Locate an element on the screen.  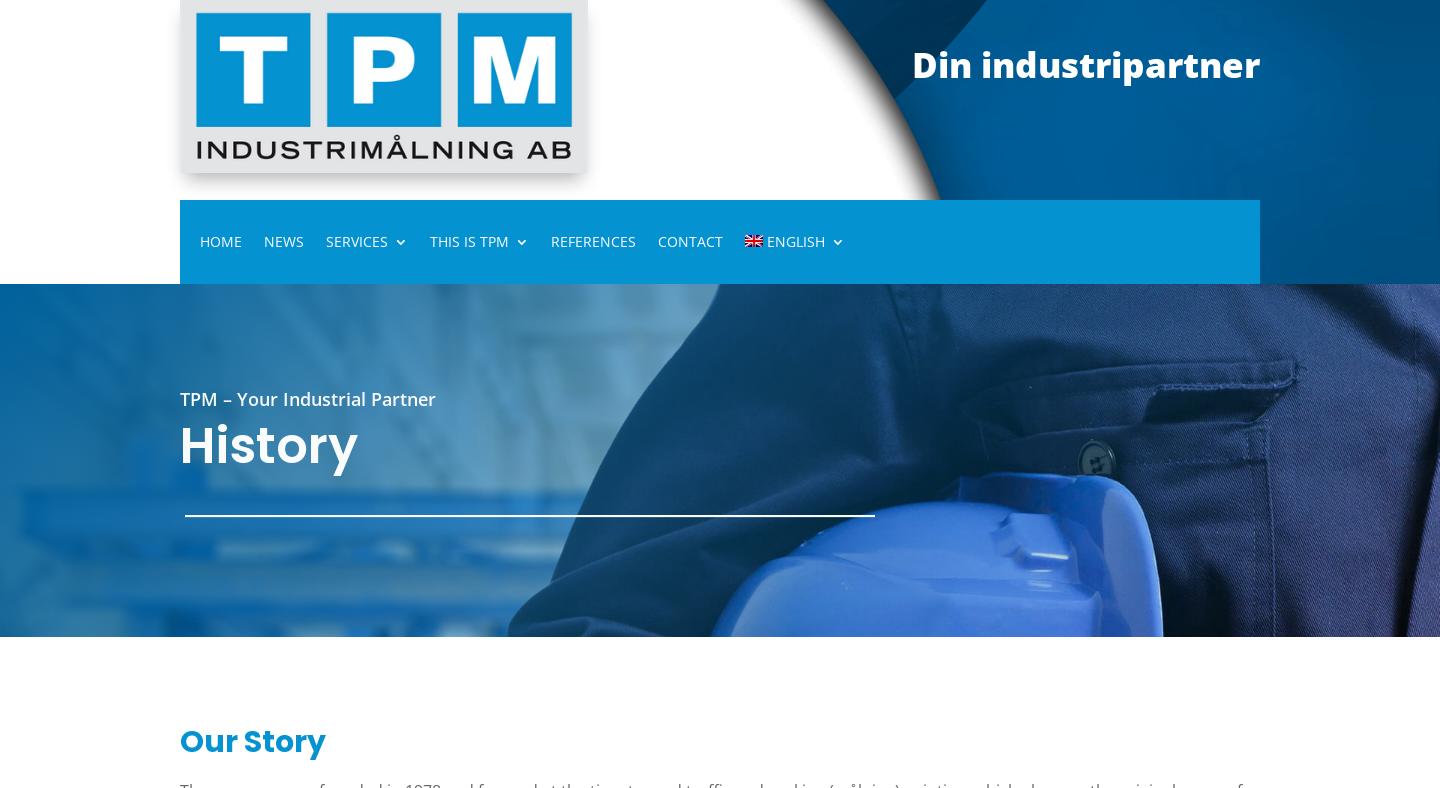
'News' is located at coordinates (282, 240).